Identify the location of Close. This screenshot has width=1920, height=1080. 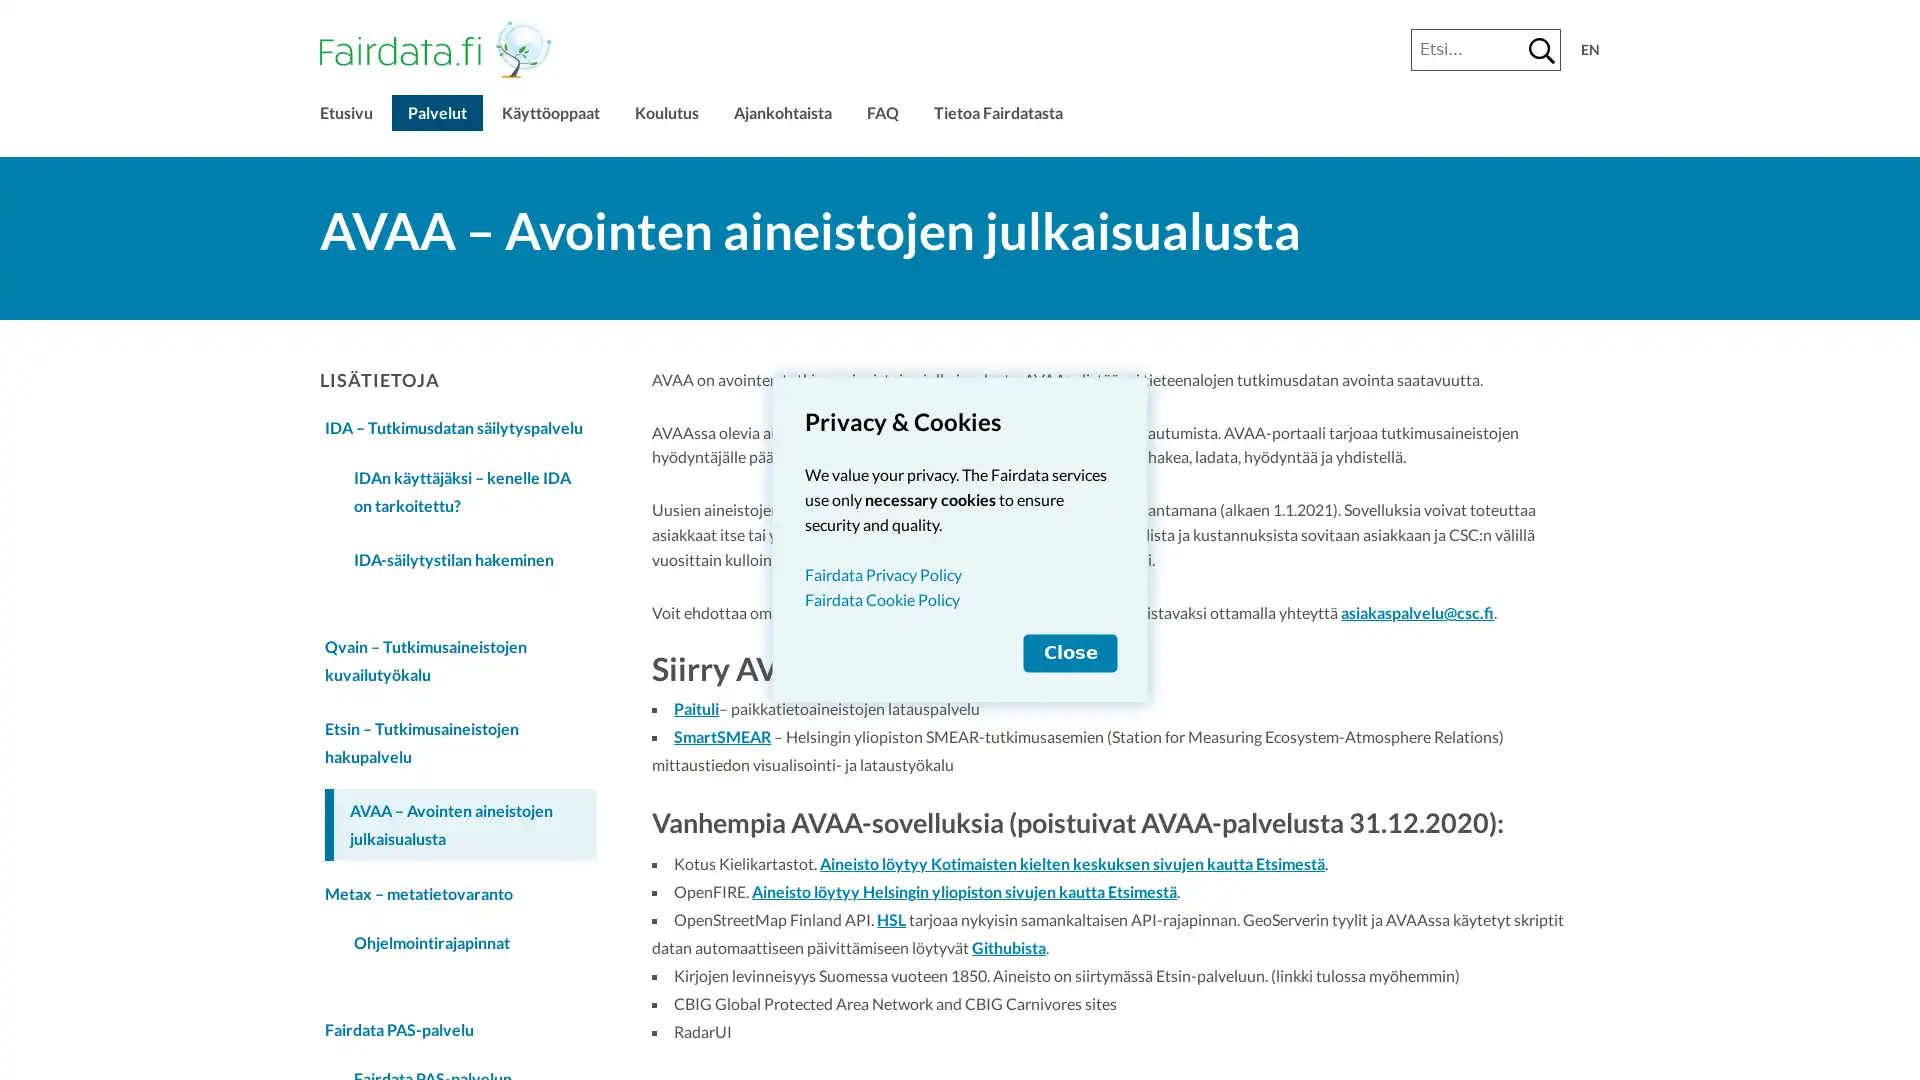
(1069, 652).